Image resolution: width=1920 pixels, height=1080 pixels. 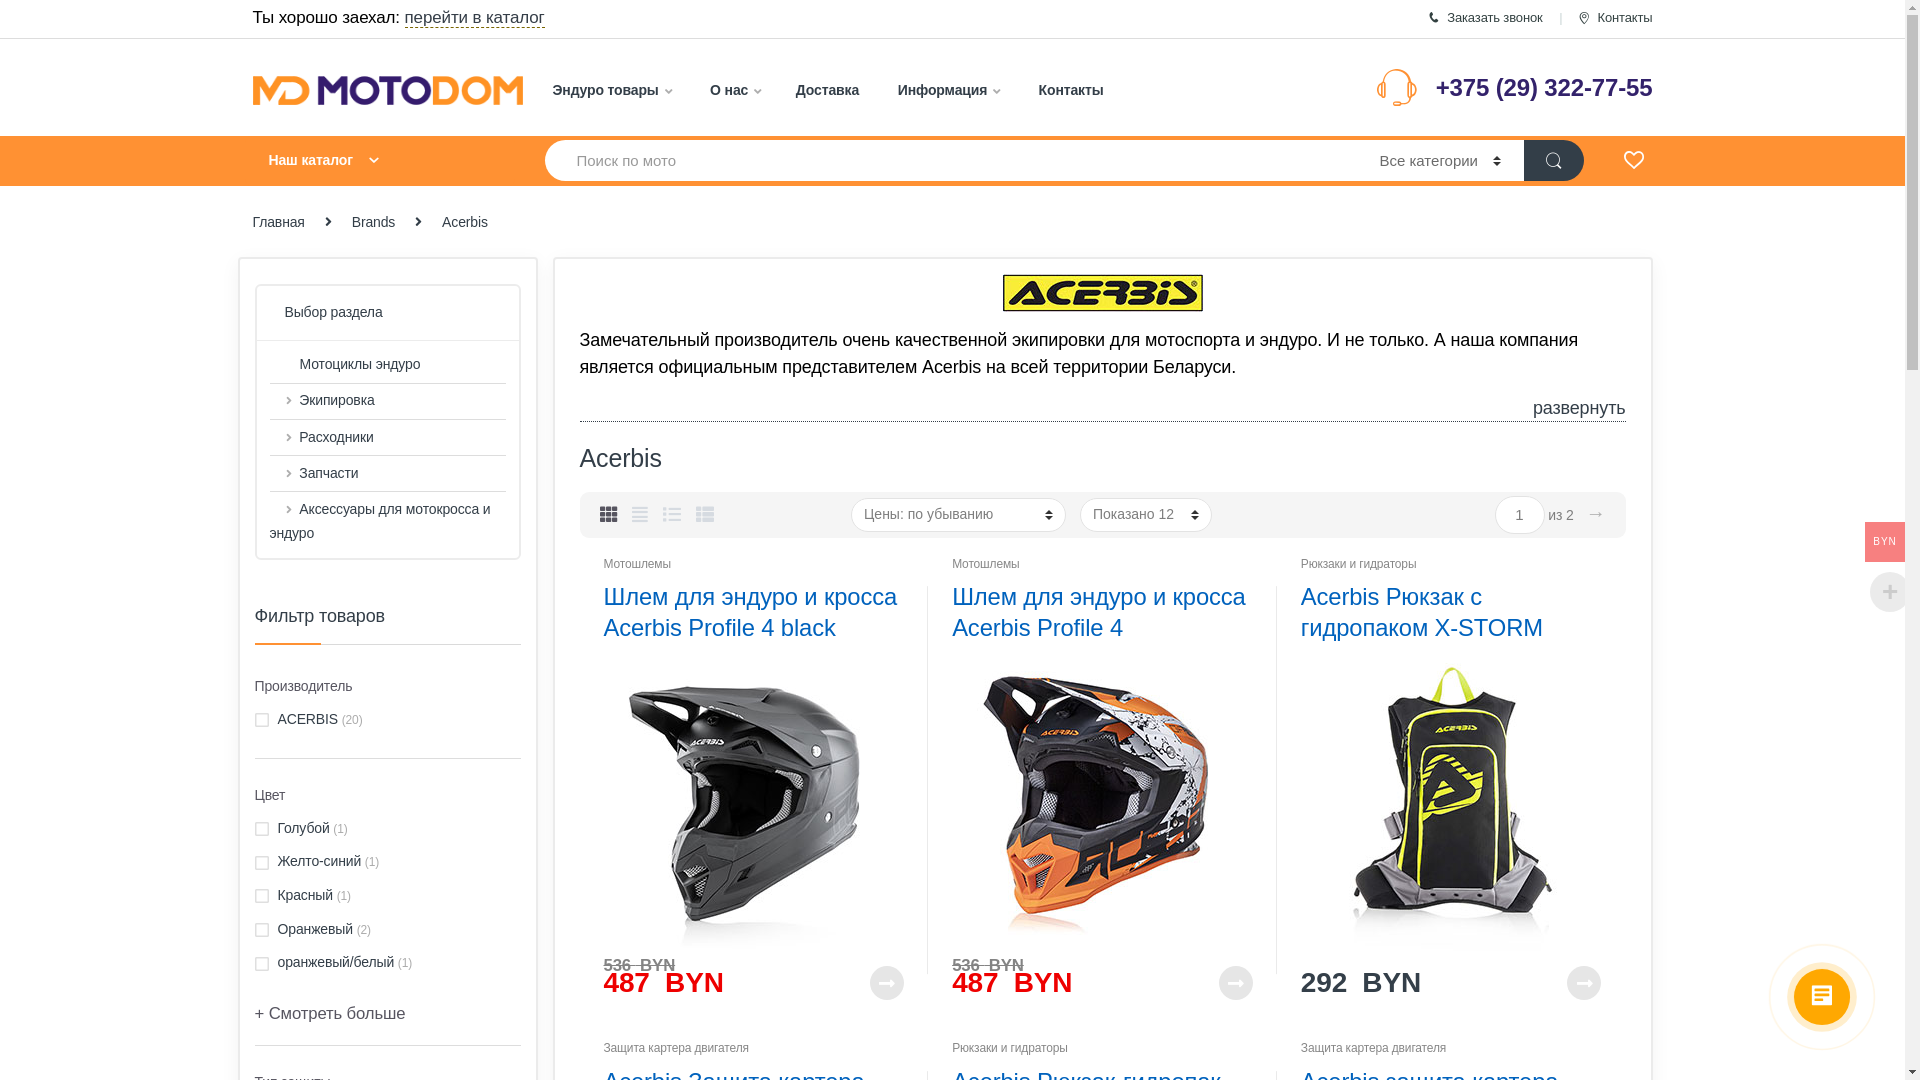 I want to click on 'Grid Extended View', so click(x=638, y=514).